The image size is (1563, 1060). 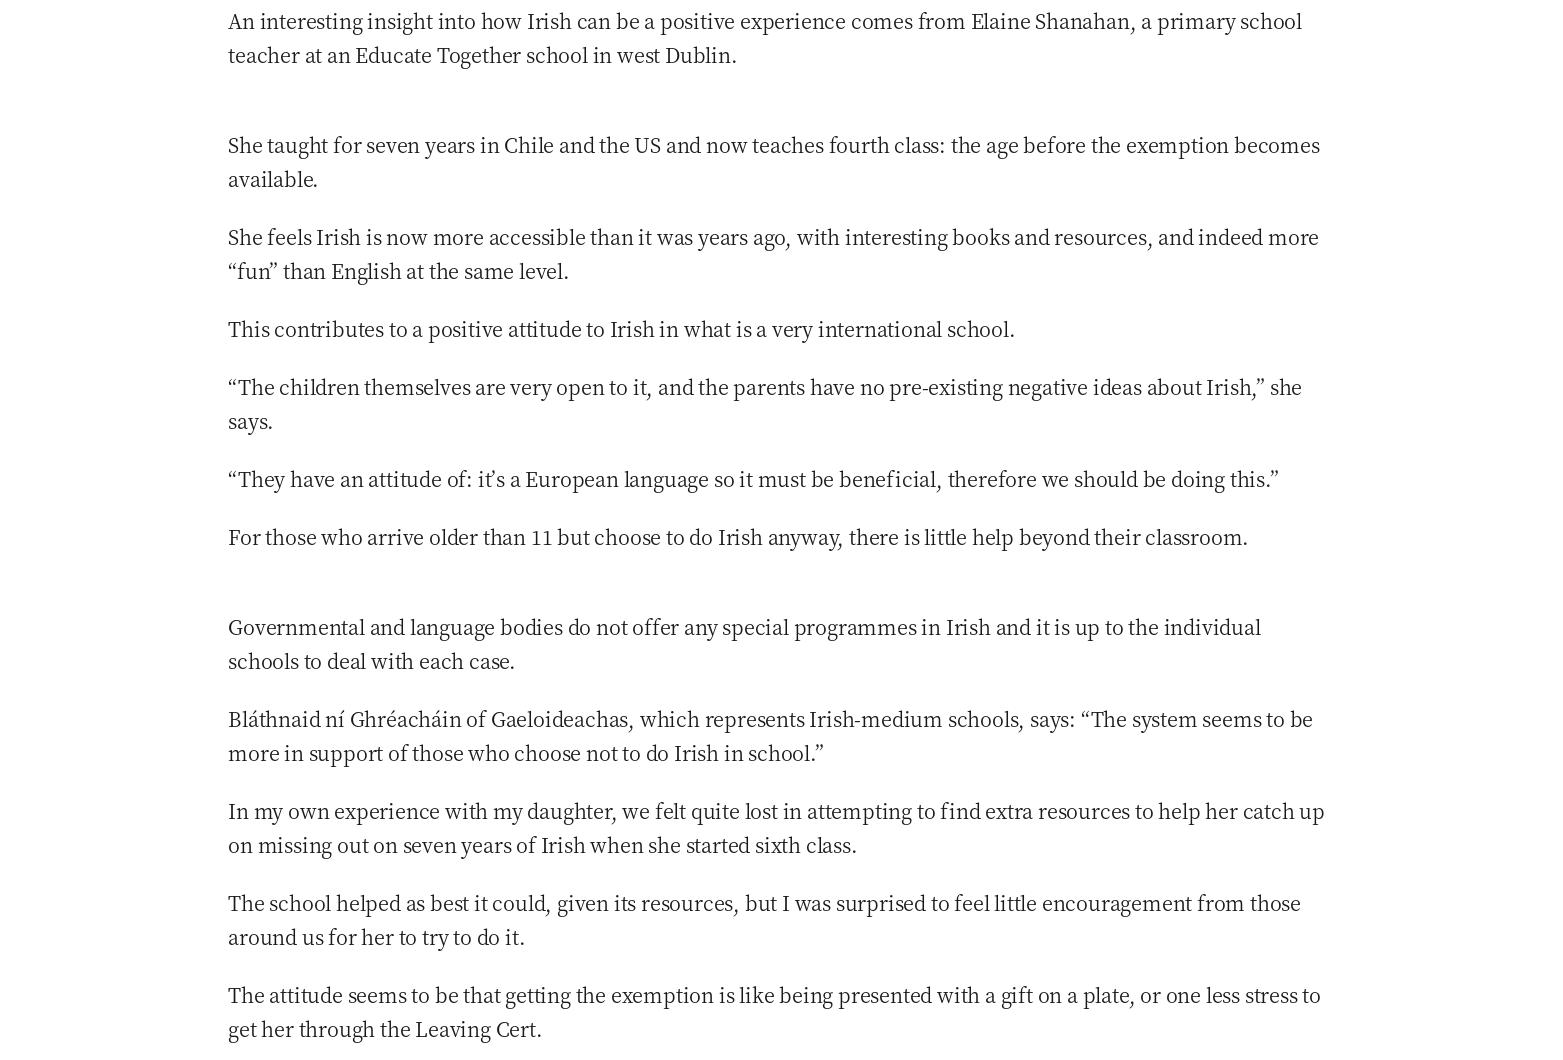 What do you see at coordinates (764, 401) in the screenshot?
I see `'“The children themselves are very open to it, and the parents have no pre-existing negative ideas about Irish,” she says.'` at bounding box center [764, 401].